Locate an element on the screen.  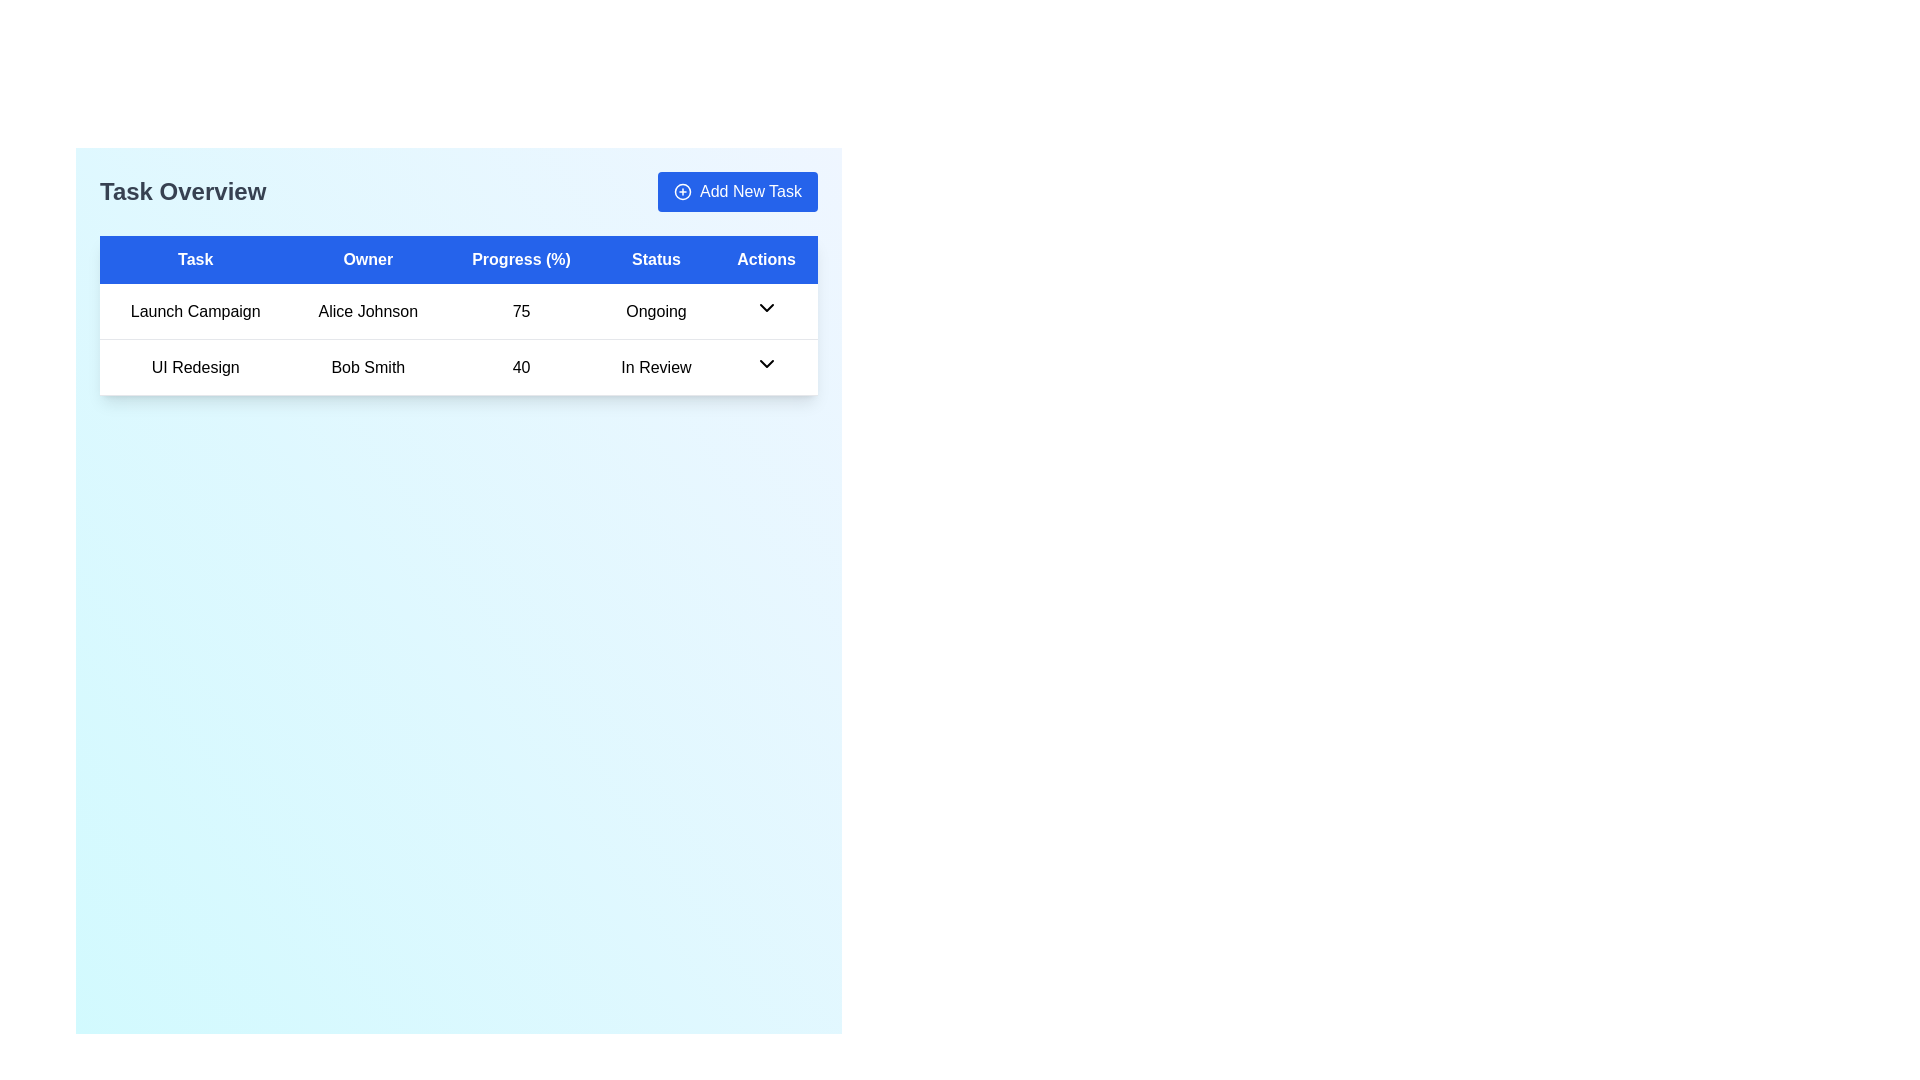
the dropdown toggle button located in the 'Actions' column of the second row for the task 'UI Redesign' with the status 'In Review' is located at coordinates (765, 363).